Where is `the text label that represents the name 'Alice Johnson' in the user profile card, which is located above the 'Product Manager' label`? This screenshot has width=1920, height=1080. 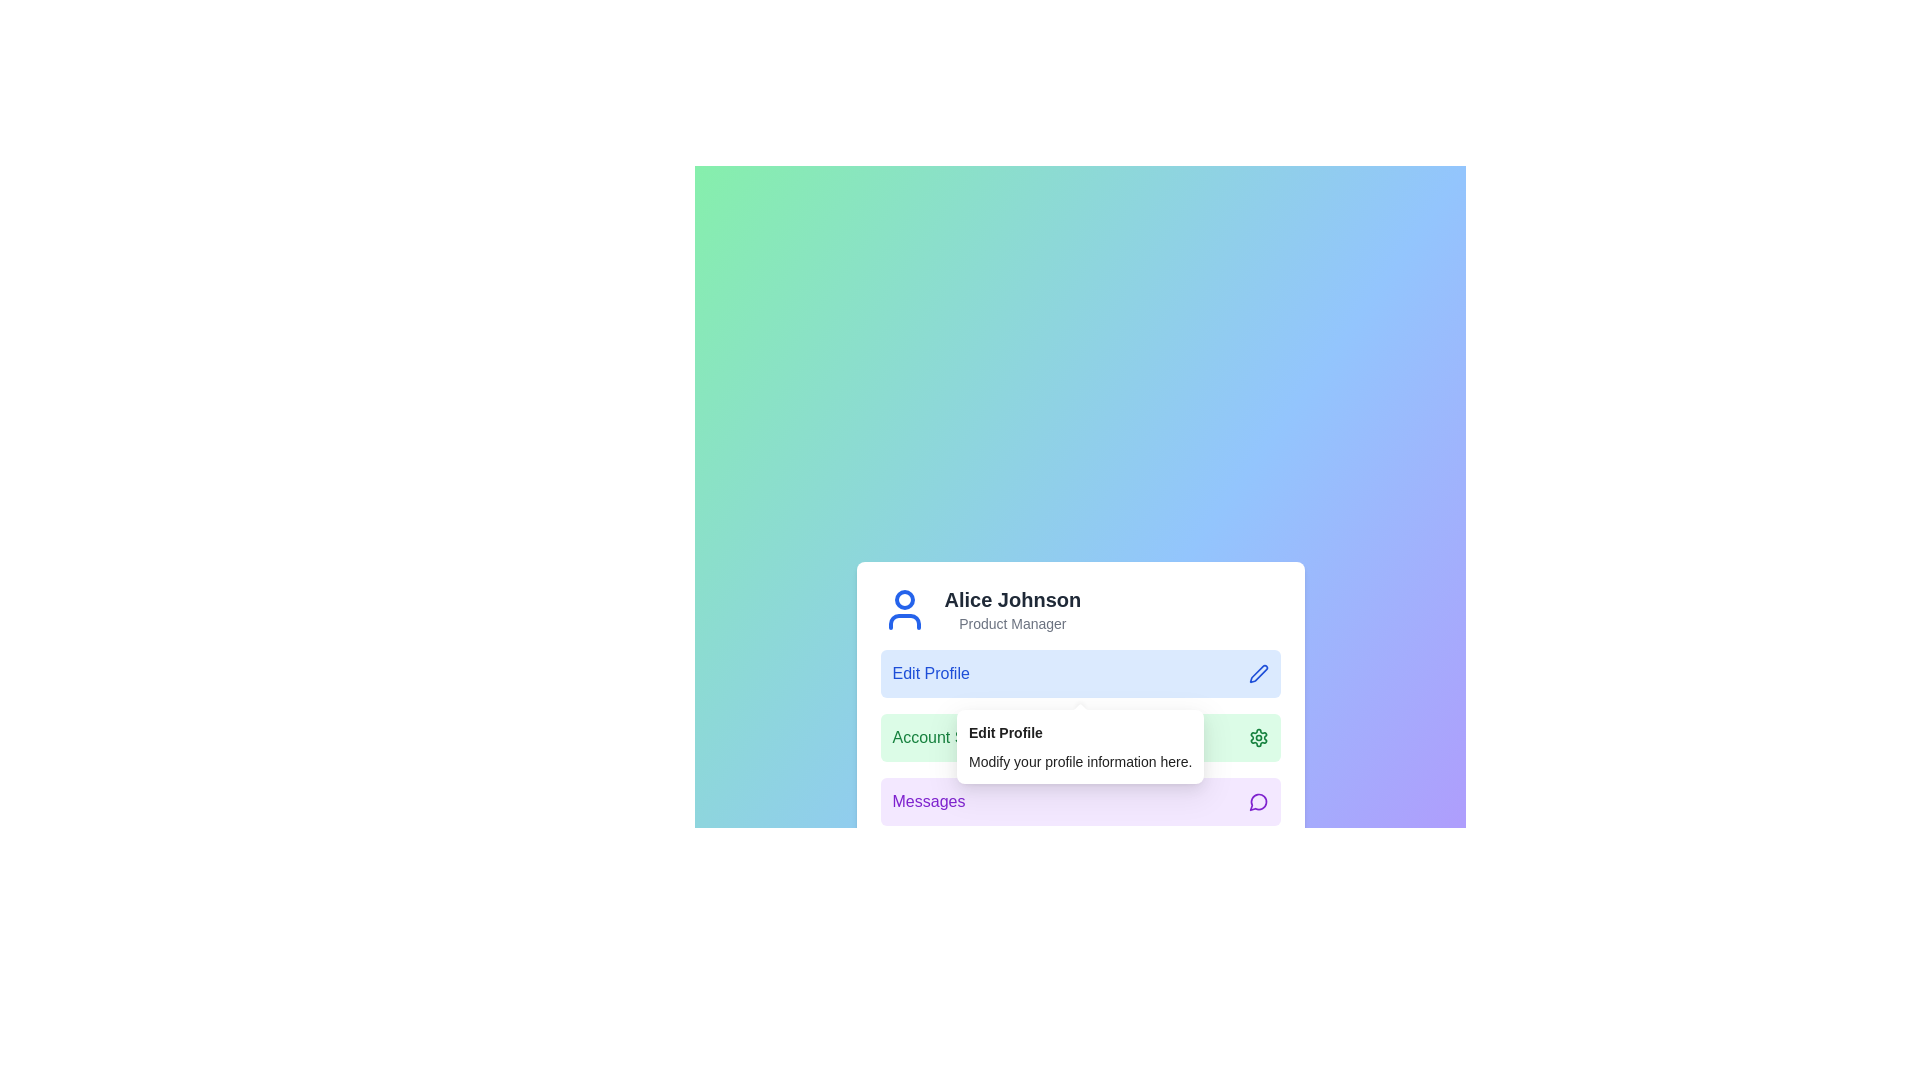
the text label that represents the name 'Alice Johnson' in the user profile card, which is located above the 'Product Manager' label is located at coordinates (1012, 599).